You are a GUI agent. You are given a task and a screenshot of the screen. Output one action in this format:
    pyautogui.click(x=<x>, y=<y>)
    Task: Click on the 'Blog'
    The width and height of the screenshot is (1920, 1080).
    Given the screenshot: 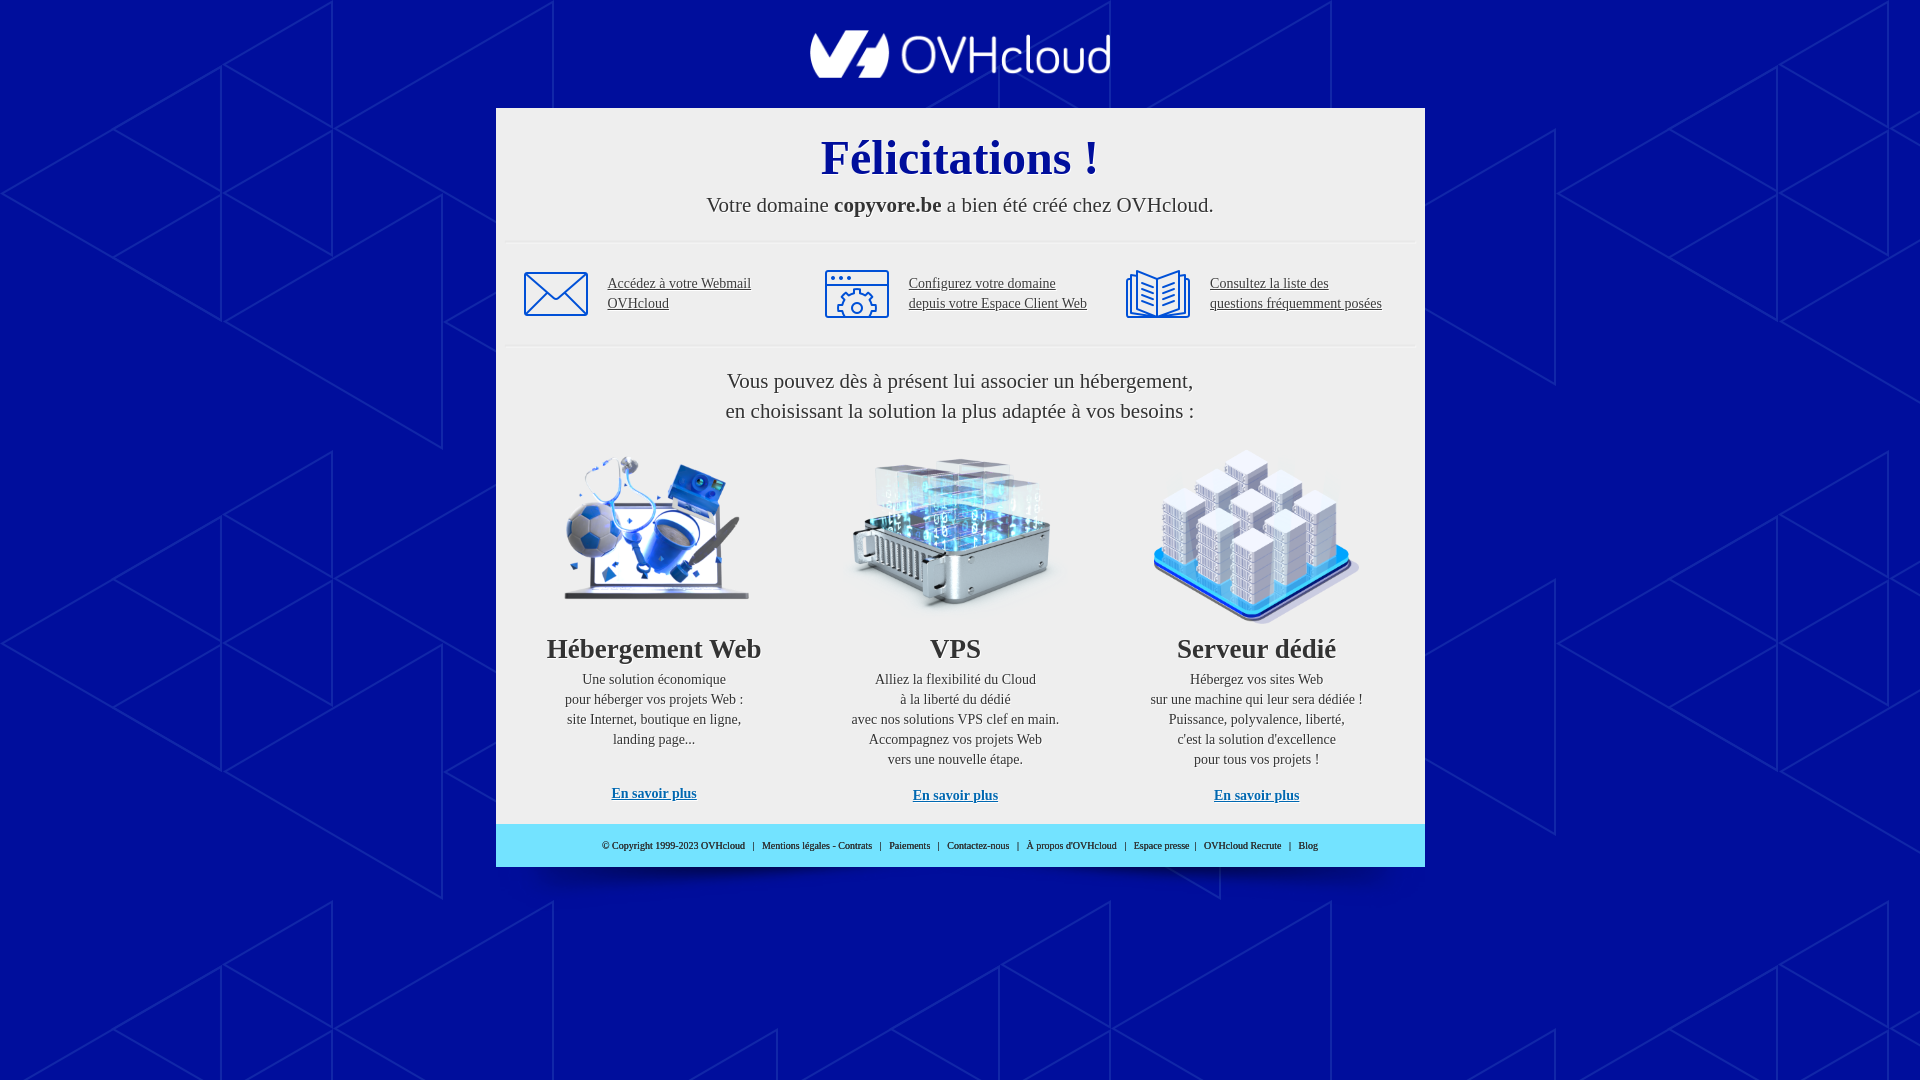 What is the action you would take?
    pyautogui.click(x=1308, y=845)
    